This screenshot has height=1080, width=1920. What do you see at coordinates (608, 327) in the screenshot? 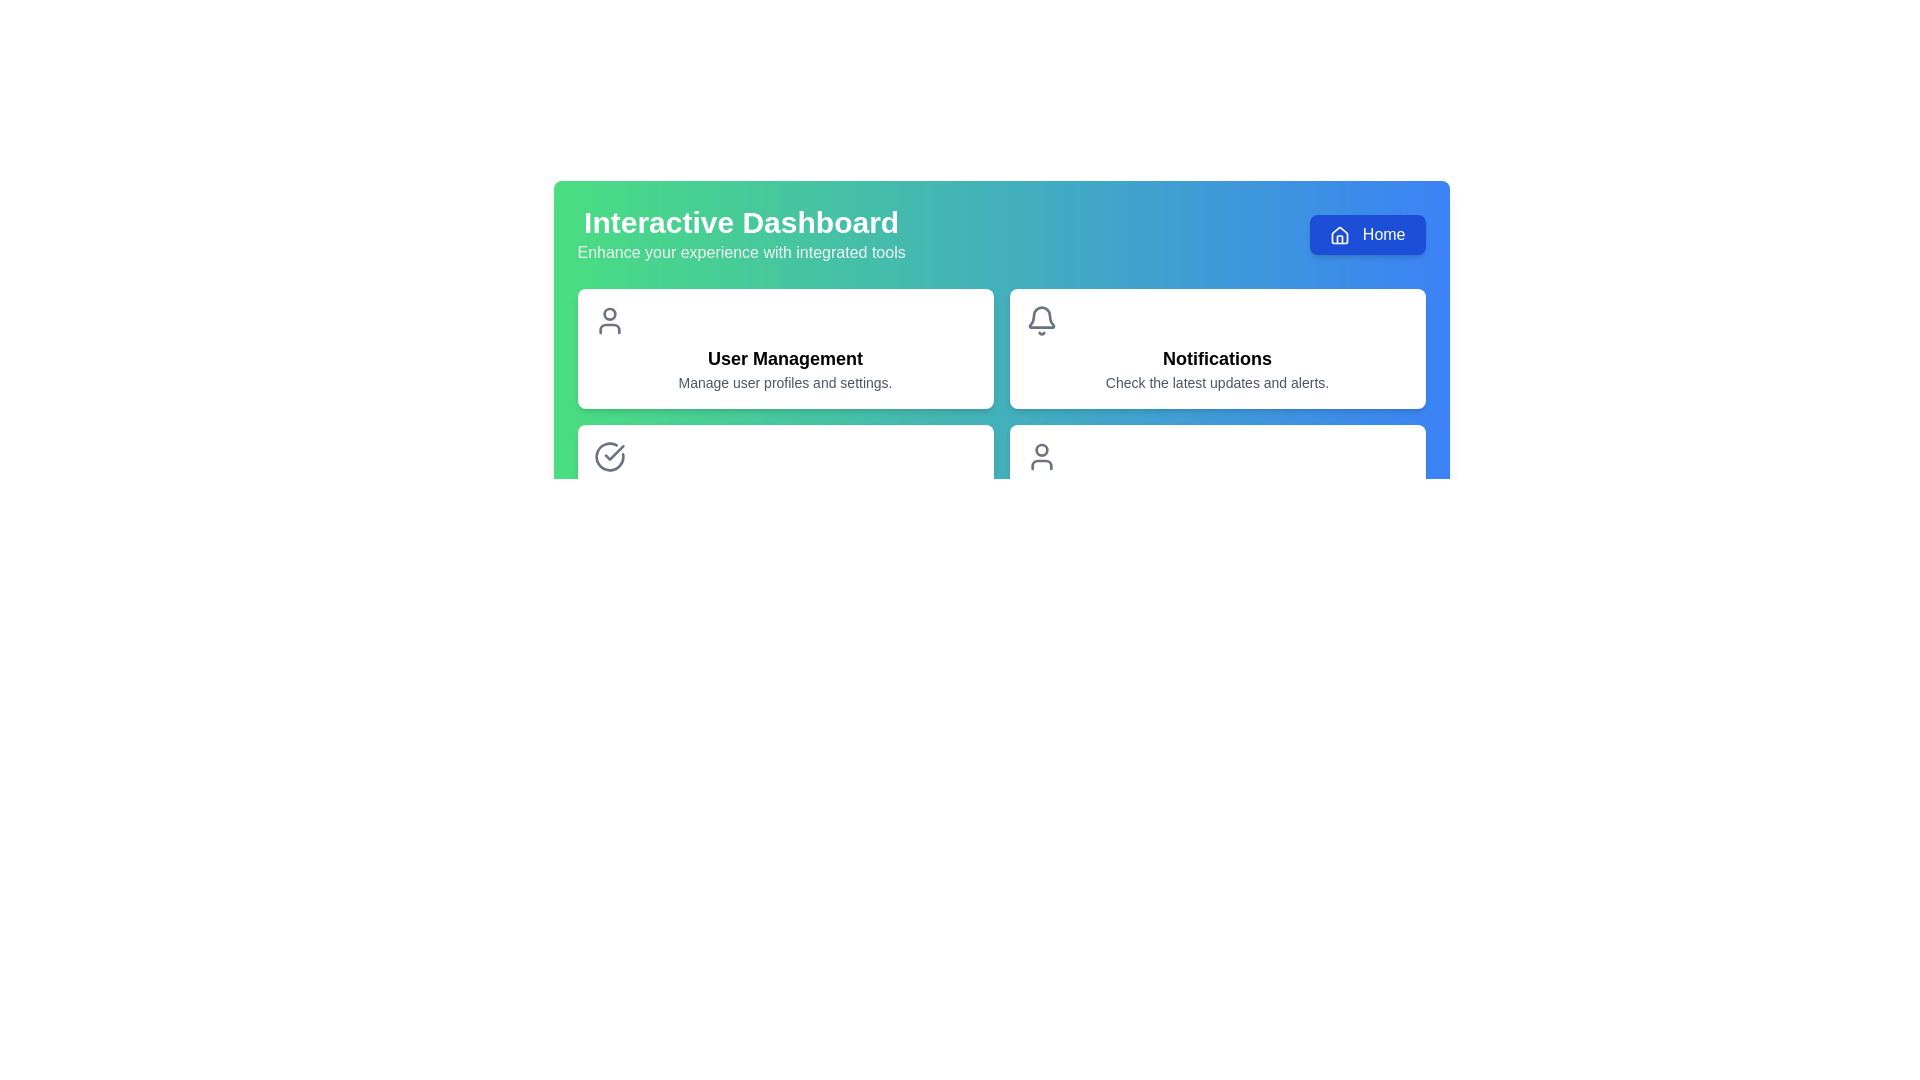
I see `the avatar icon located within the User Management section of the main dashboard, positioned on the top left side of the User Management card, above the title text 'User Management'` at bounding box center [608, 327].